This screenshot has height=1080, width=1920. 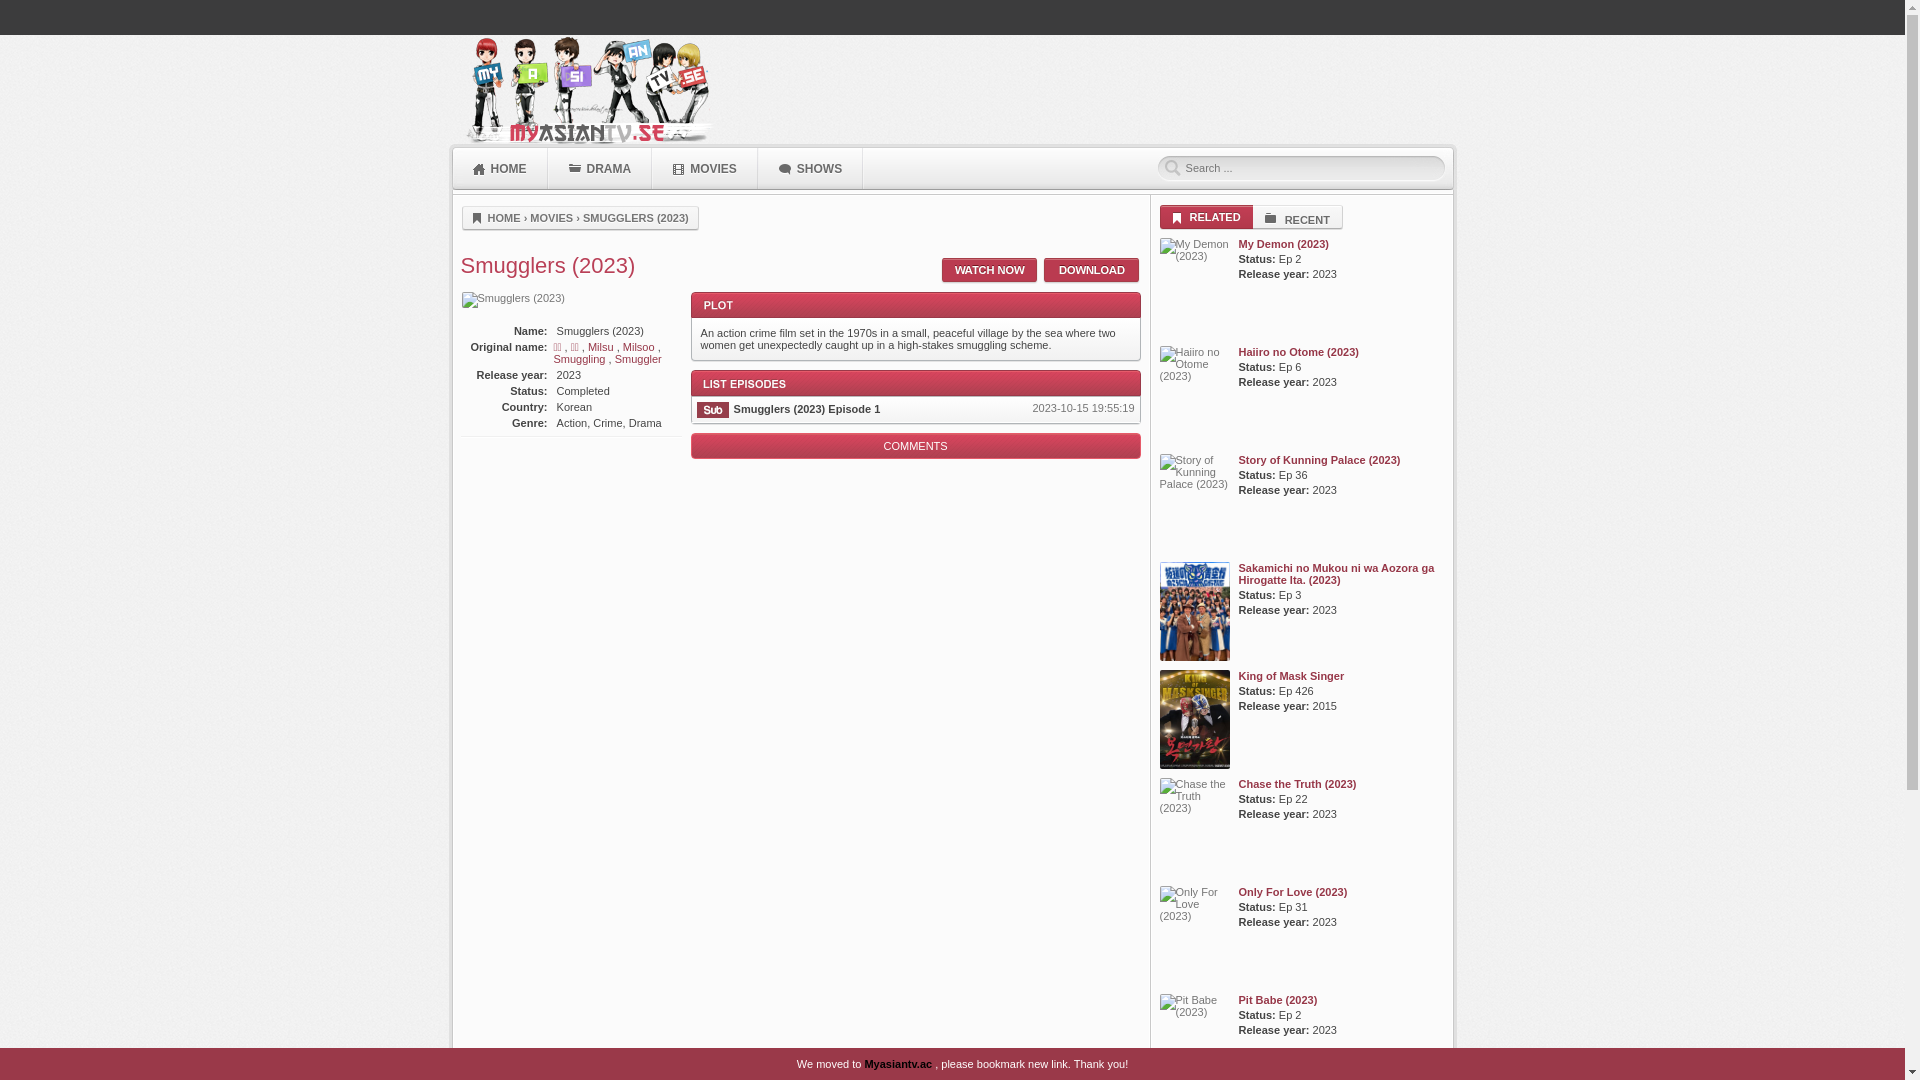 I want to click on 'MyAsianTV', so click(x=585, y=88).